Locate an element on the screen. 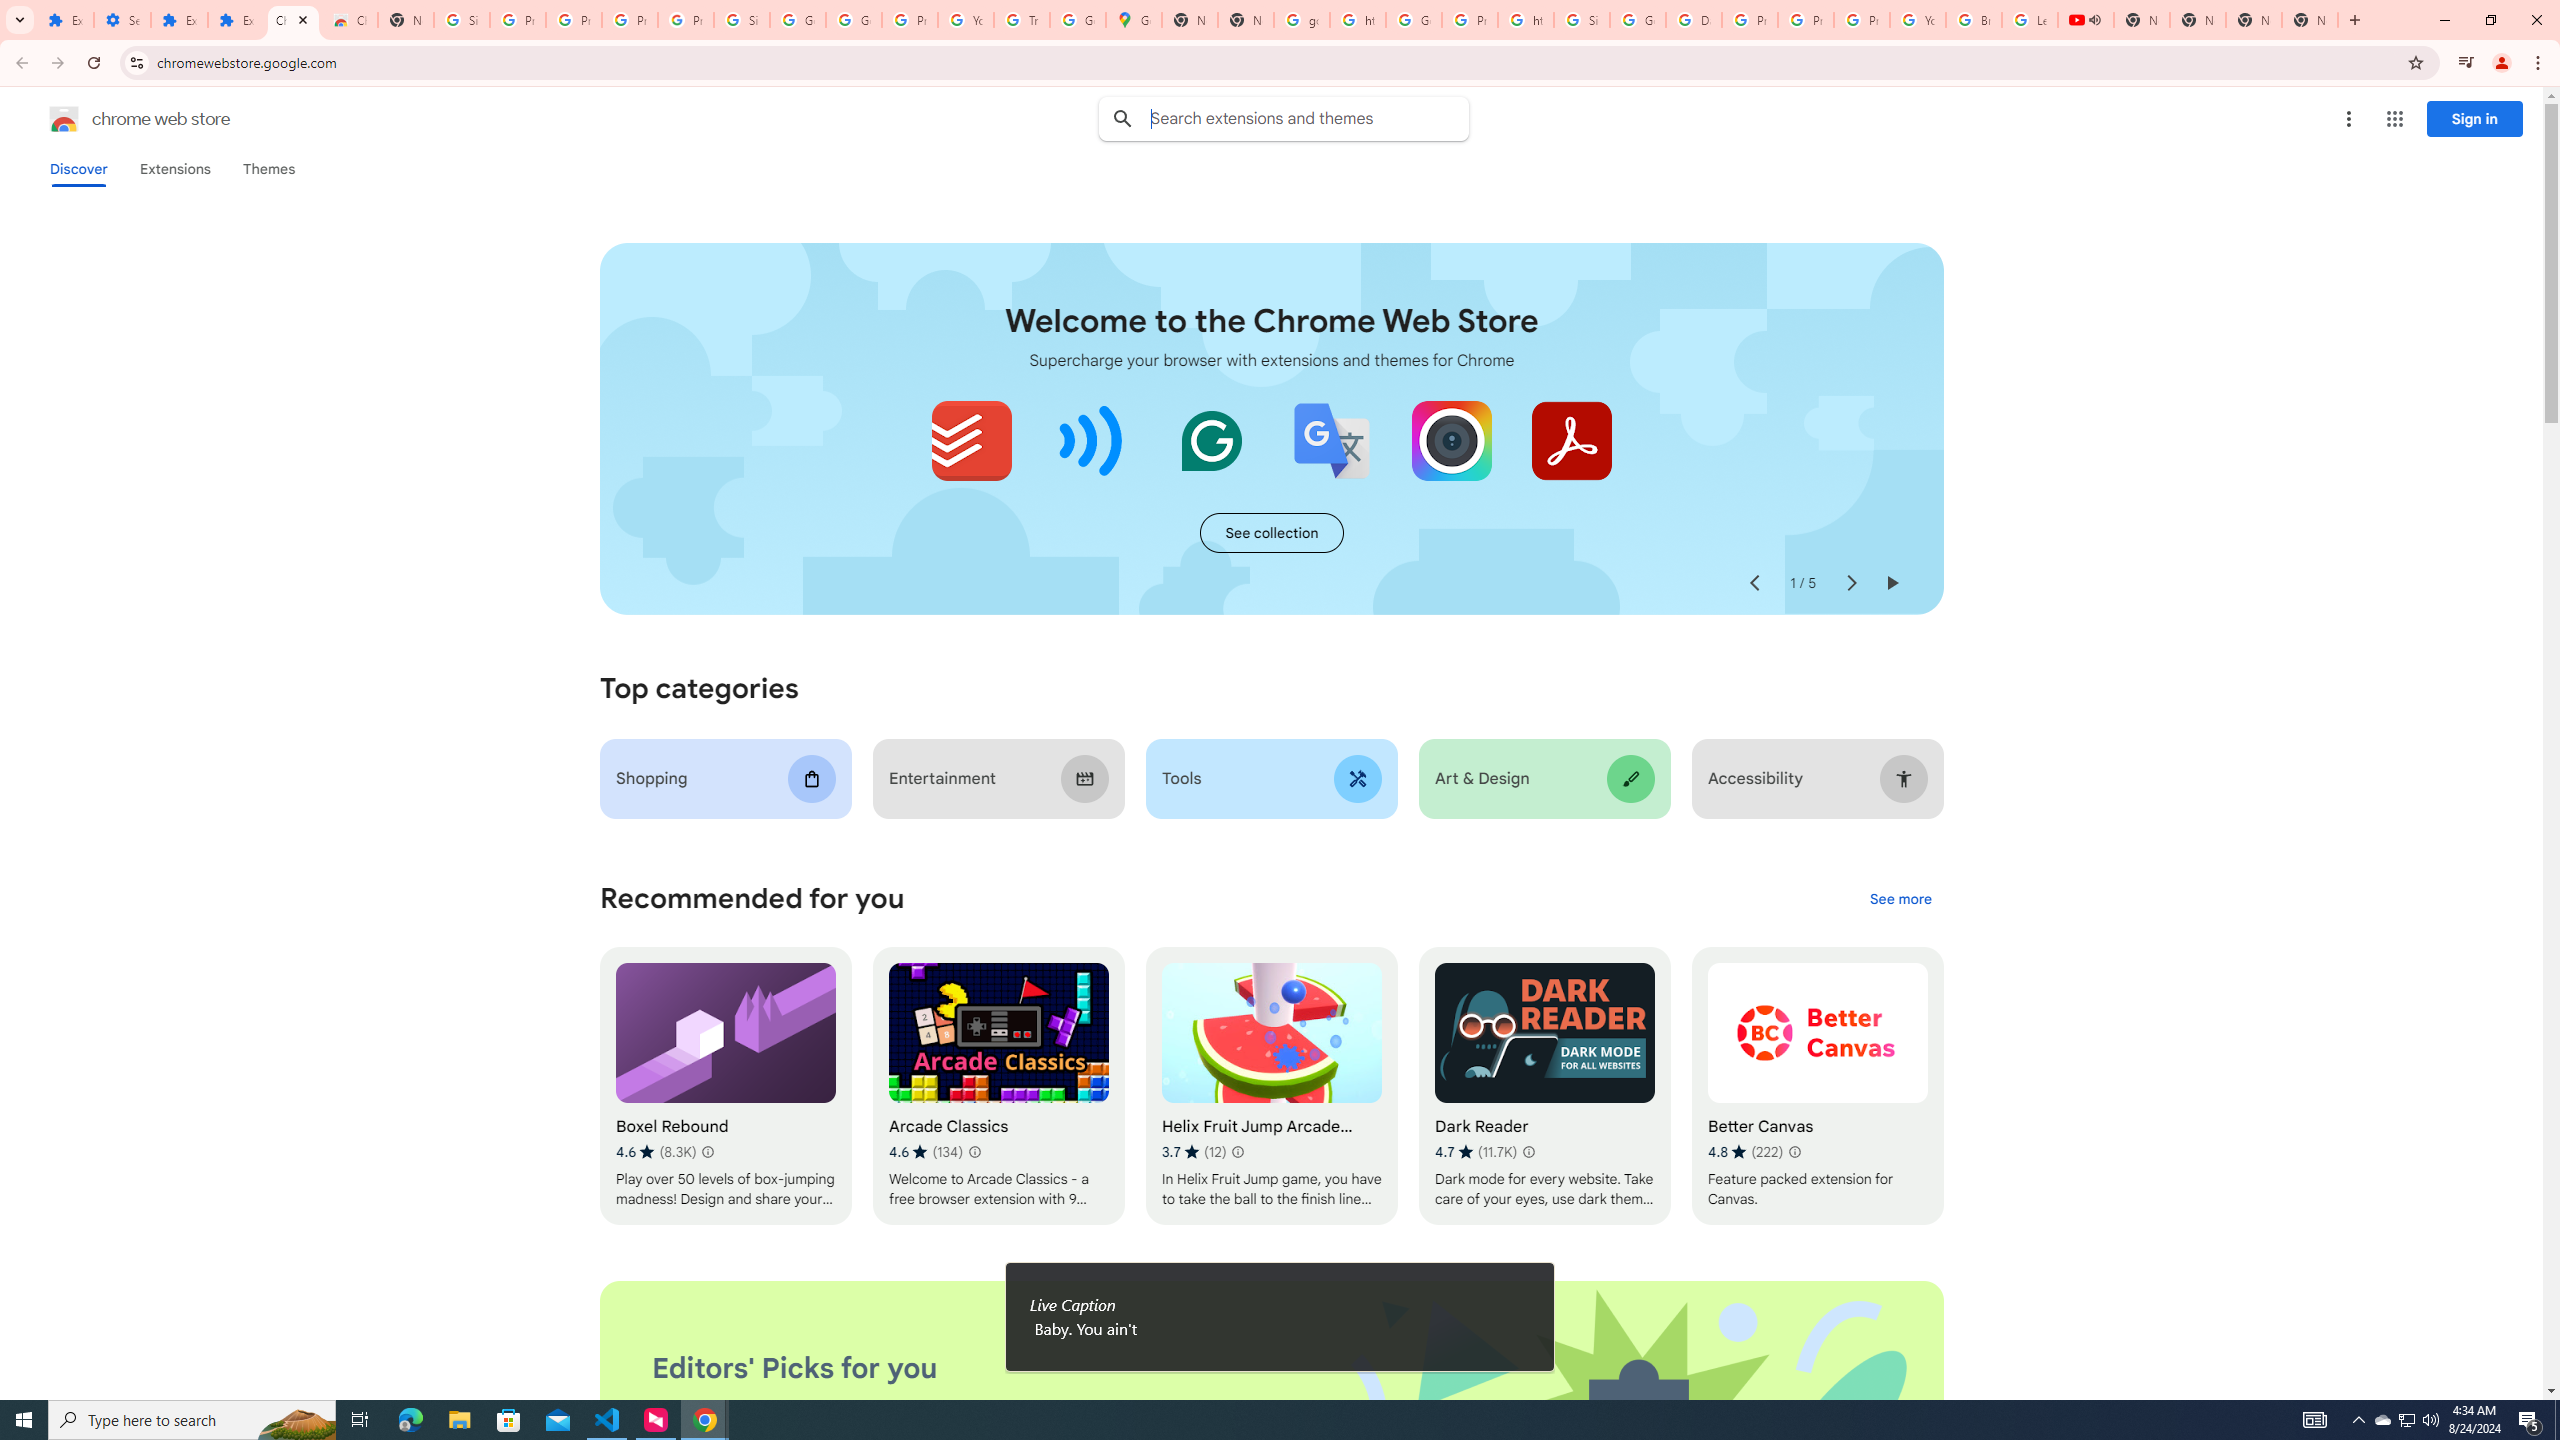 The width and height of the screenshot is (2560, 1440). 'Average rating 4.8 out of 5 stars. 222 ratings.' is located at coordinates (1744, 1152).